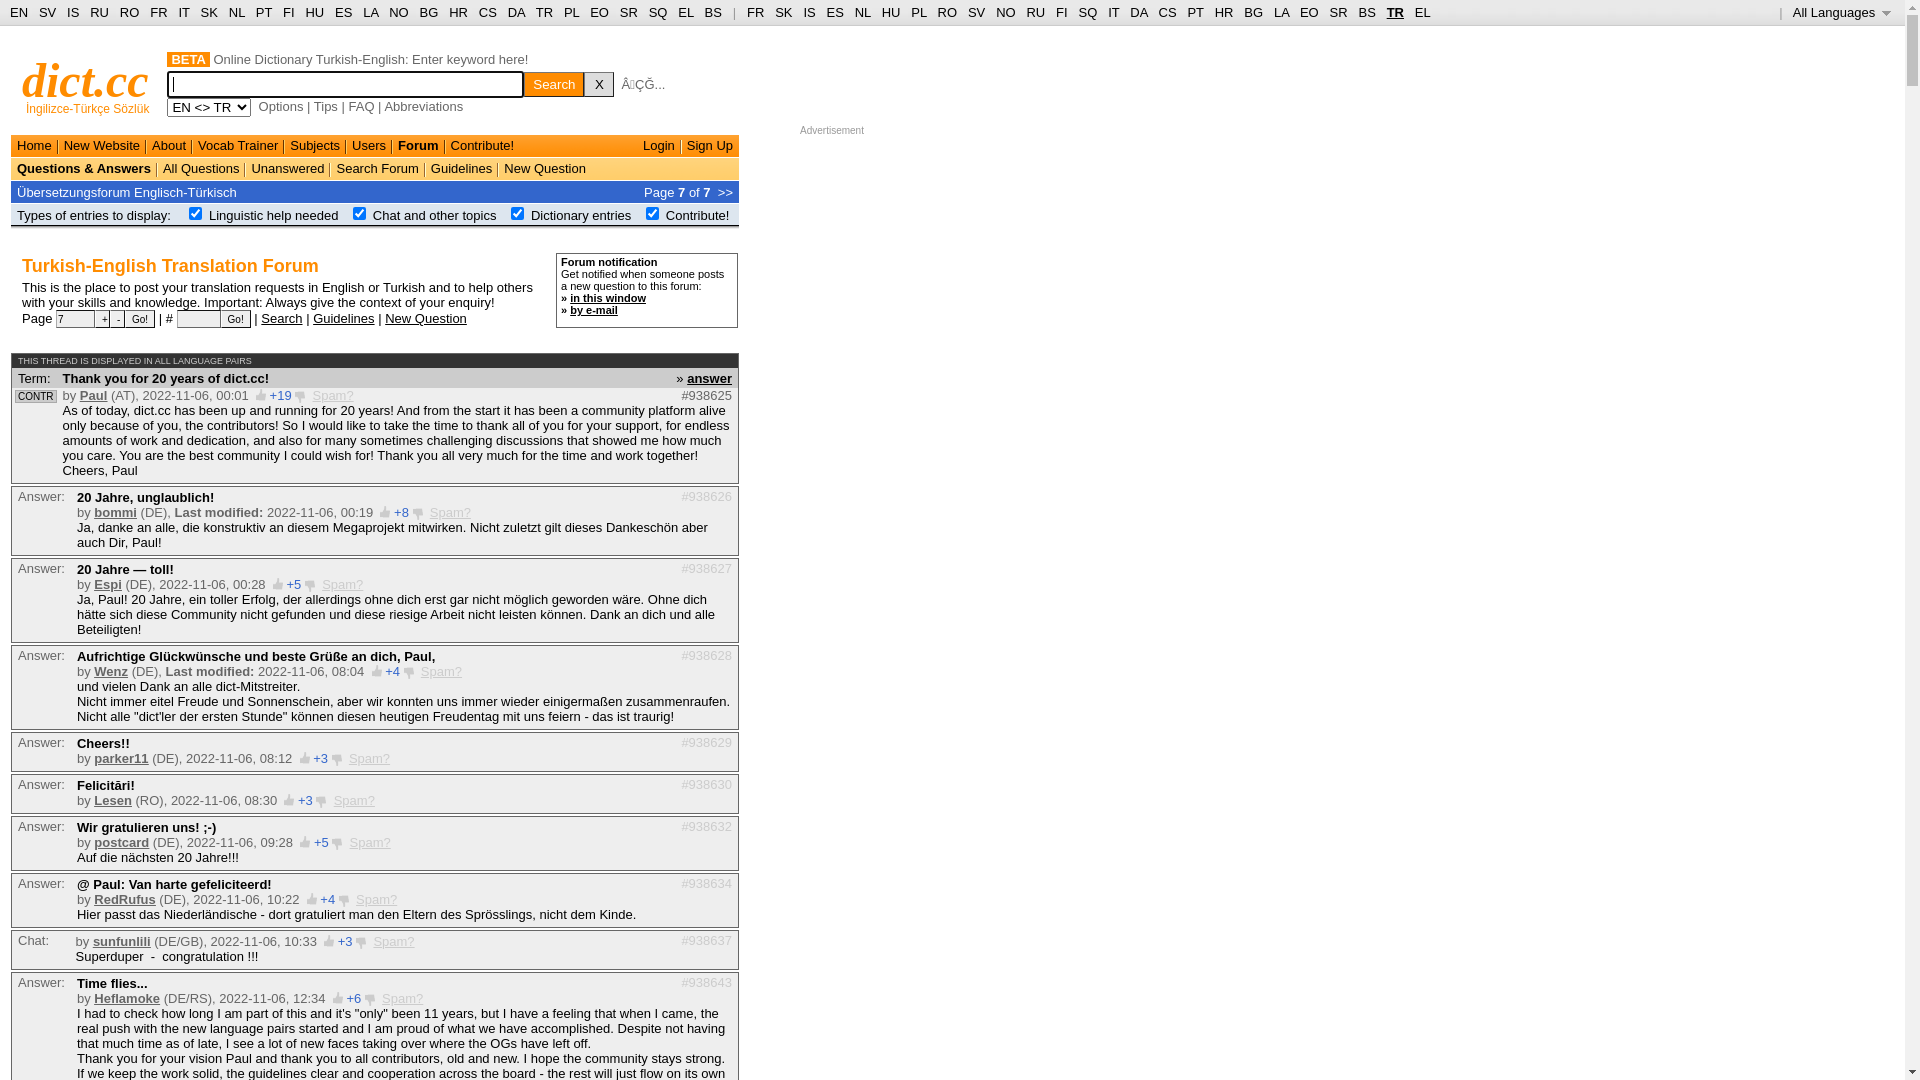 This screenshot has width=1920, height=1080. Describe the element at coordinates (1339, 12) in the screenshot. I see `'SR'` at that location.